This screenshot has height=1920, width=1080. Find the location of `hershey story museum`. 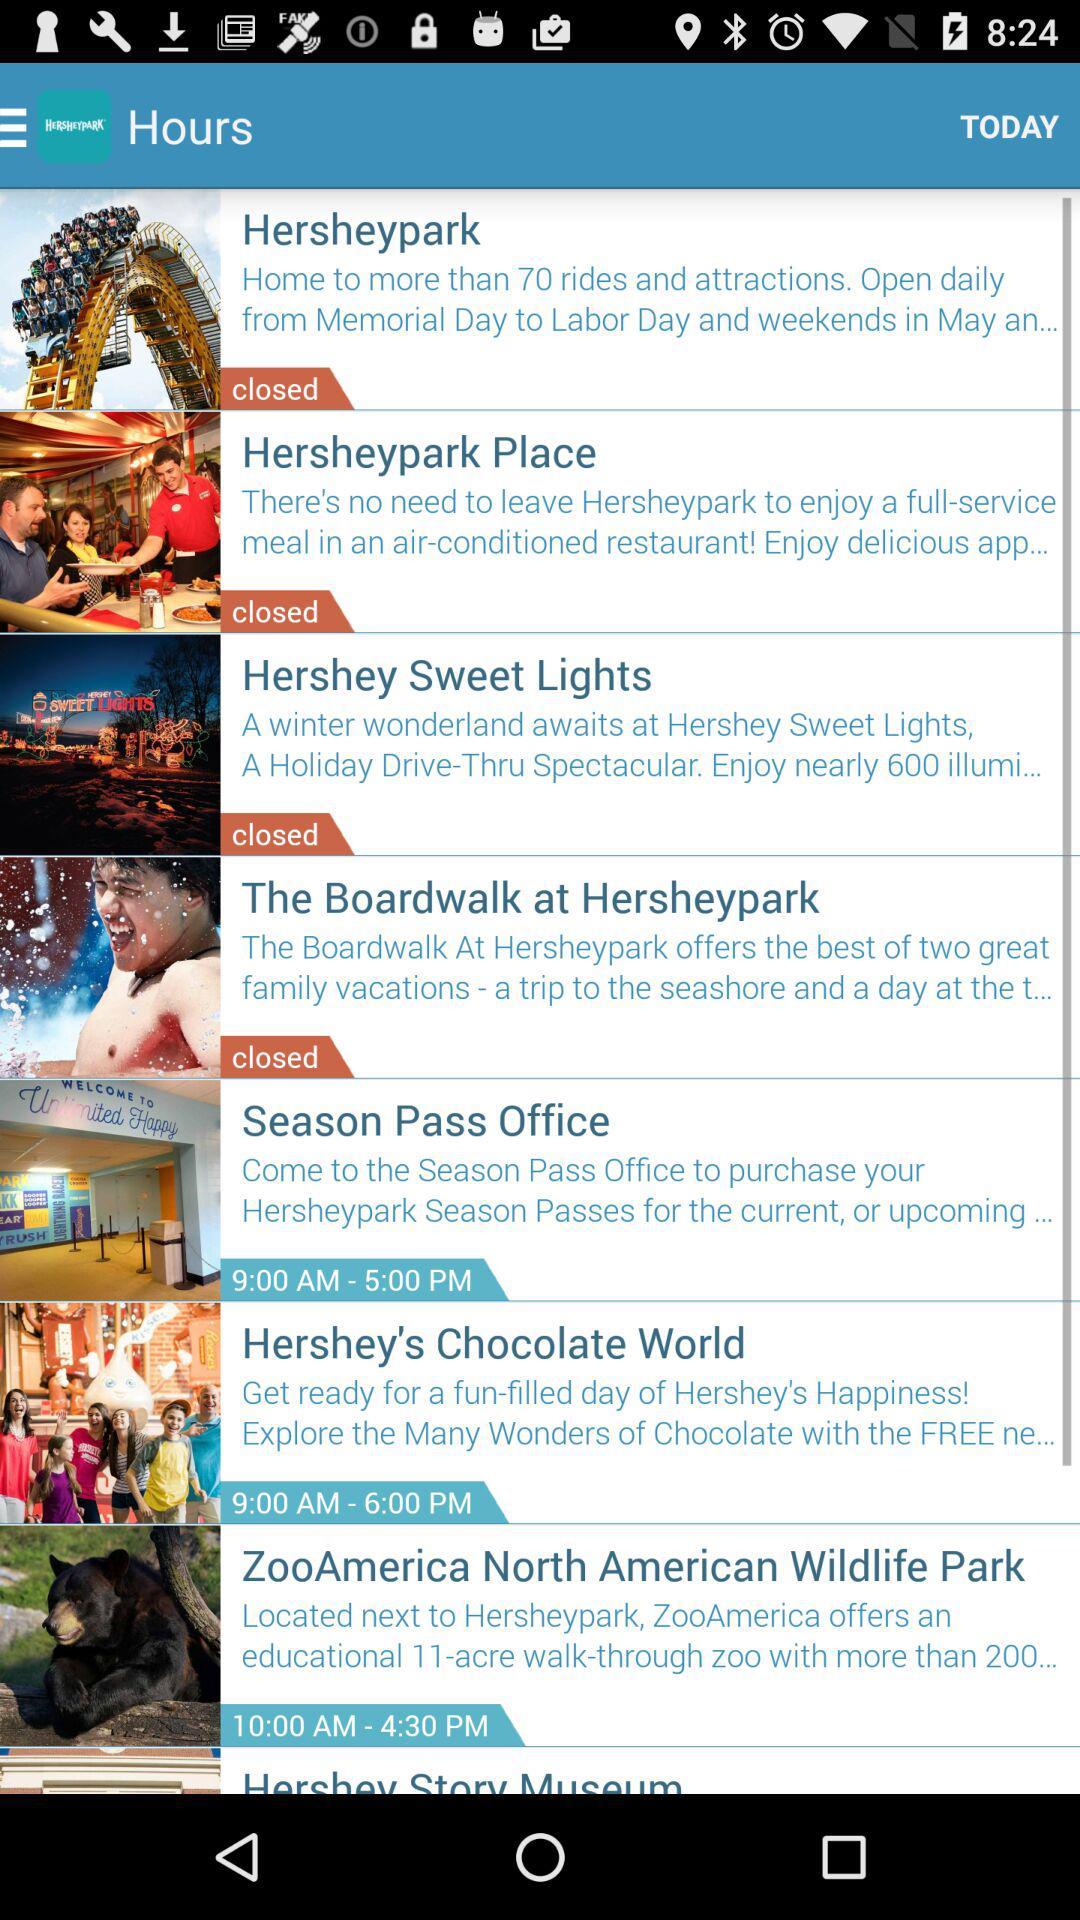

hershey story museum is located at coordinates (650, 1776).